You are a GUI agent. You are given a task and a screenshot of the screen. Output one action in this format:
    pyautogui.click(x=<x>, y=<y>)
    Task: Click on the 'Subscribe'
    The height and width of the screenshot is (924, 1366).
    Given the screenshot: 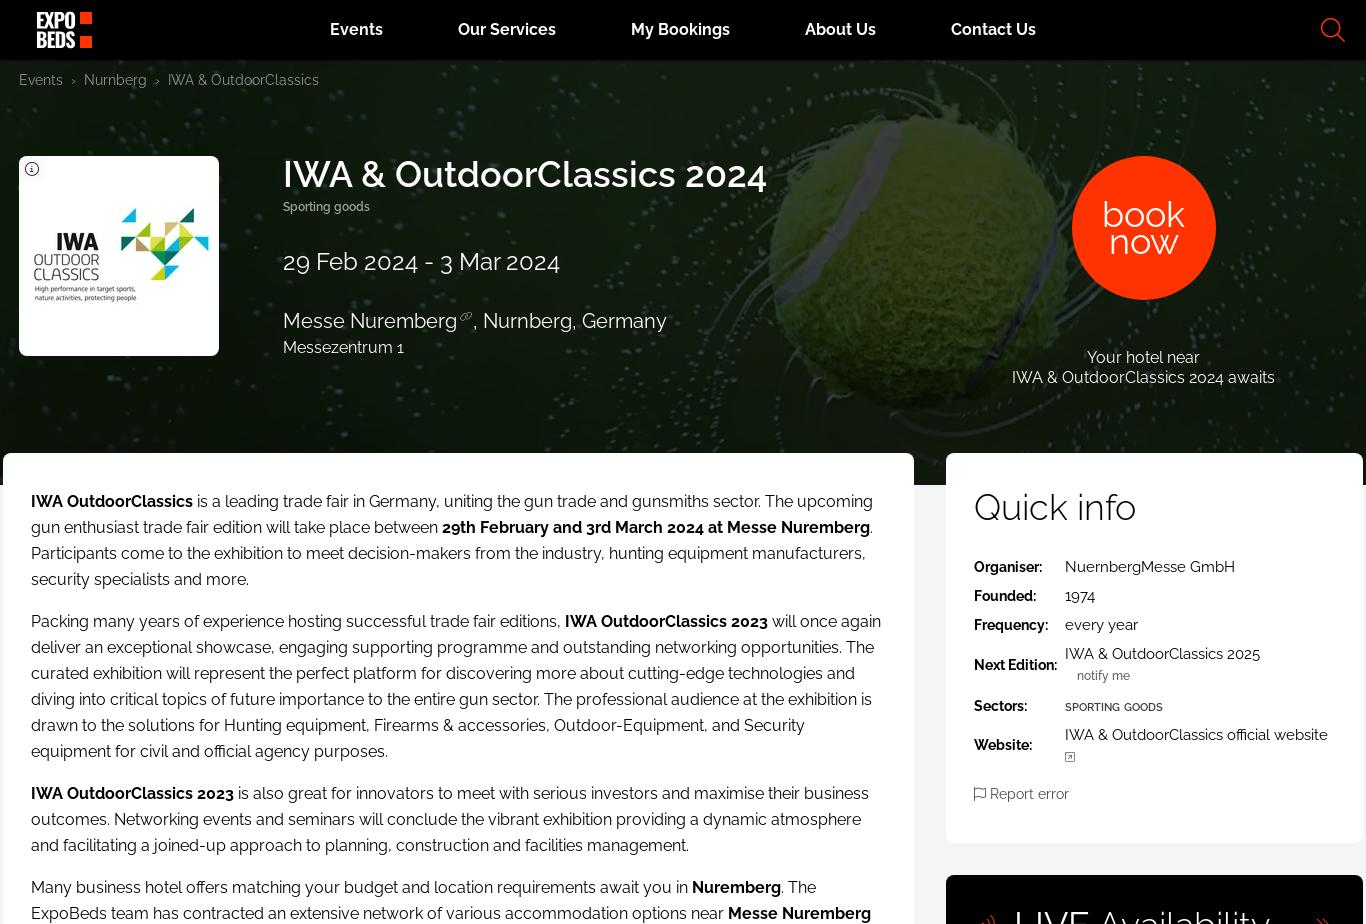 What is the action you would take?
    pyautogui.click(x=726, y=725)
    